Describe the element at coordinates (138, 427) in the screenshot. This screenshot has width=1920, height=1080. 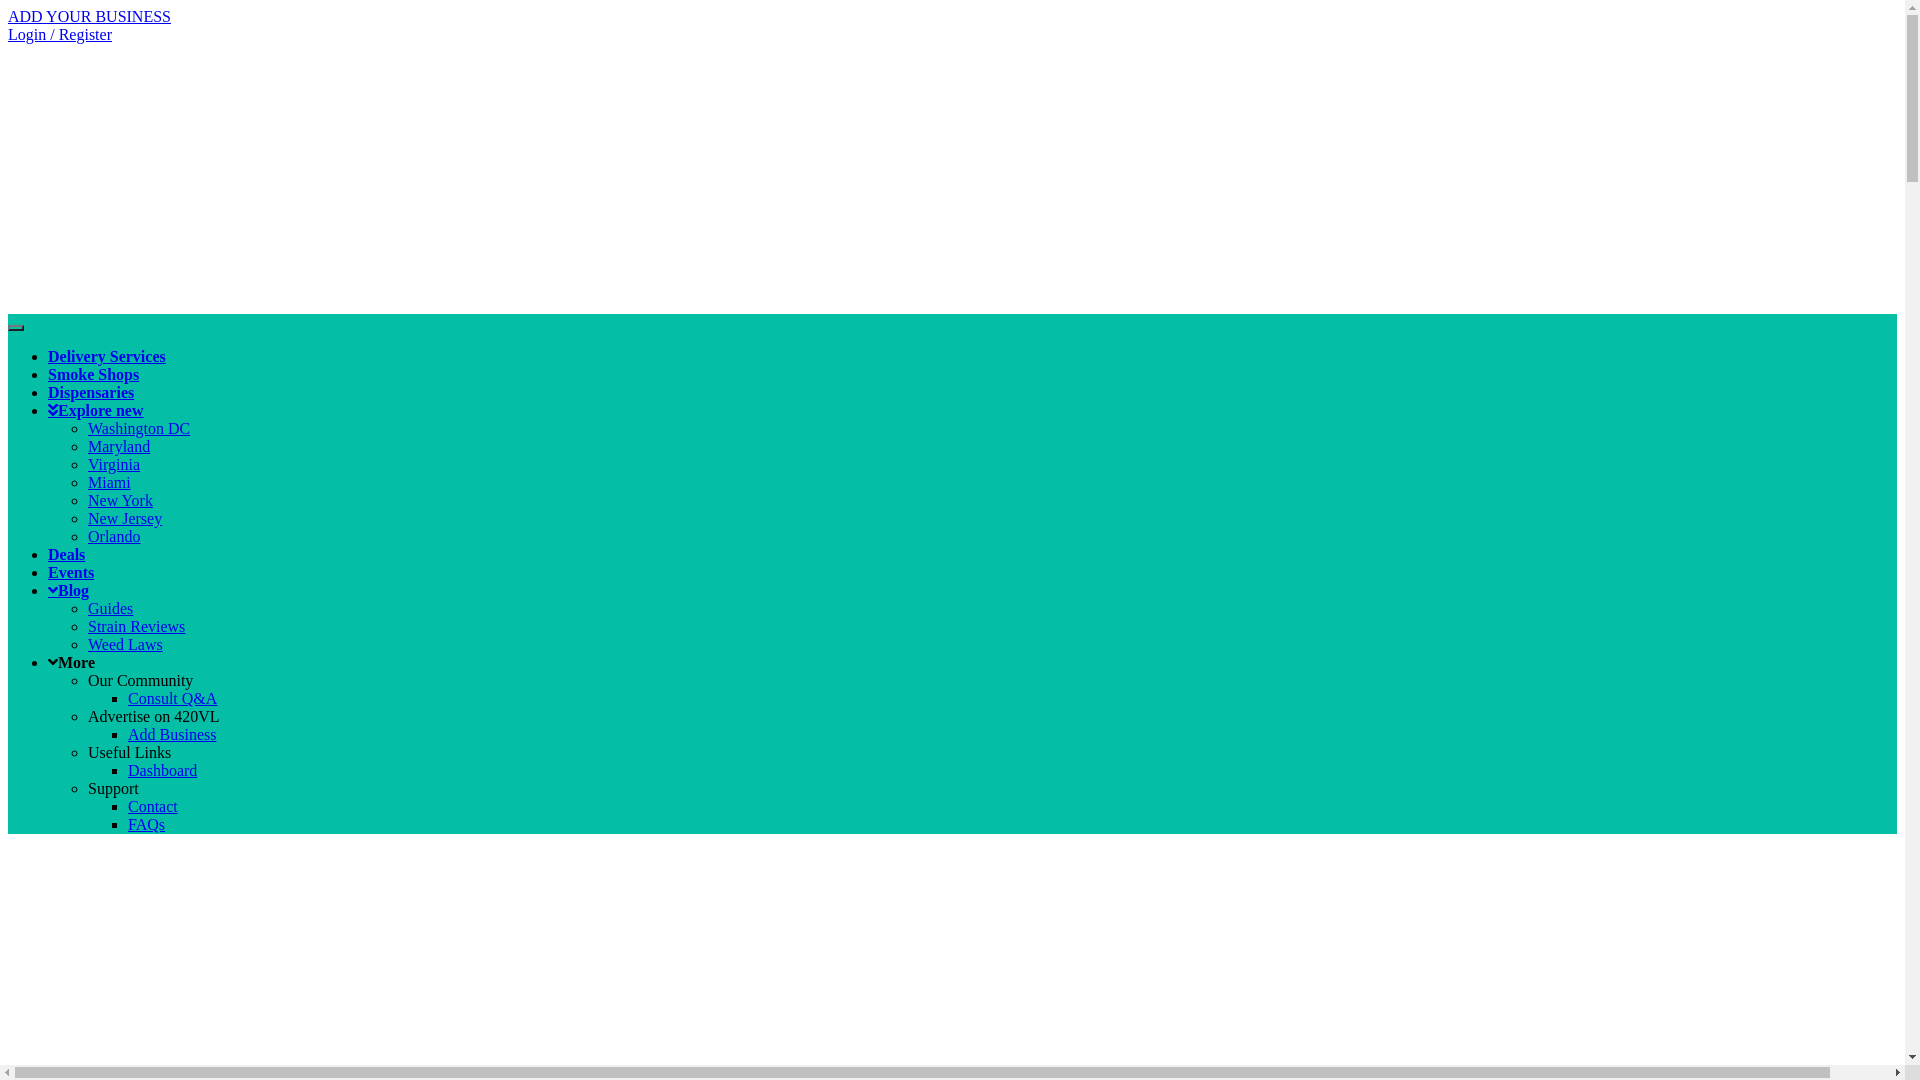
I see `'Washington DC'` at that location.